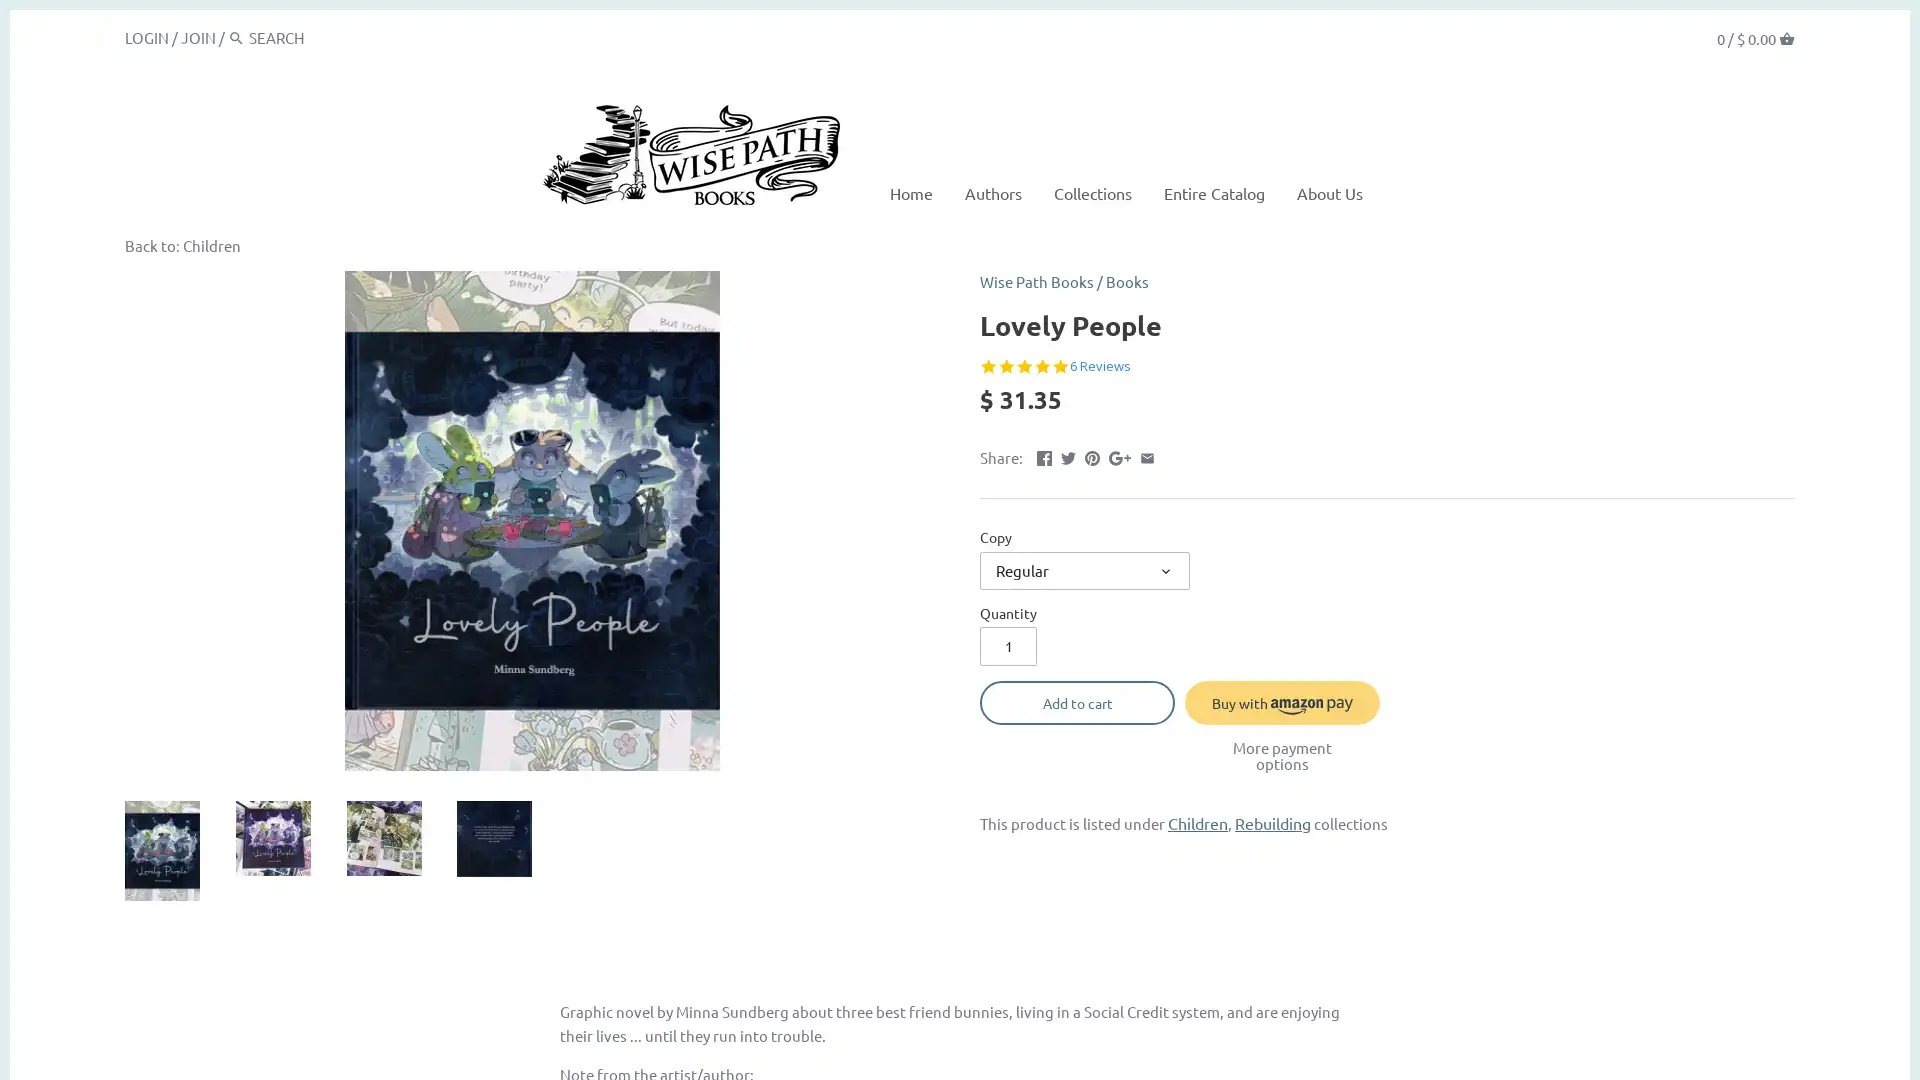 This screenshot has height=1080, width=1920. What do you see at coordinates (236, 37) in the screenshot?
I see `Search` at bounding box center [236, 37].